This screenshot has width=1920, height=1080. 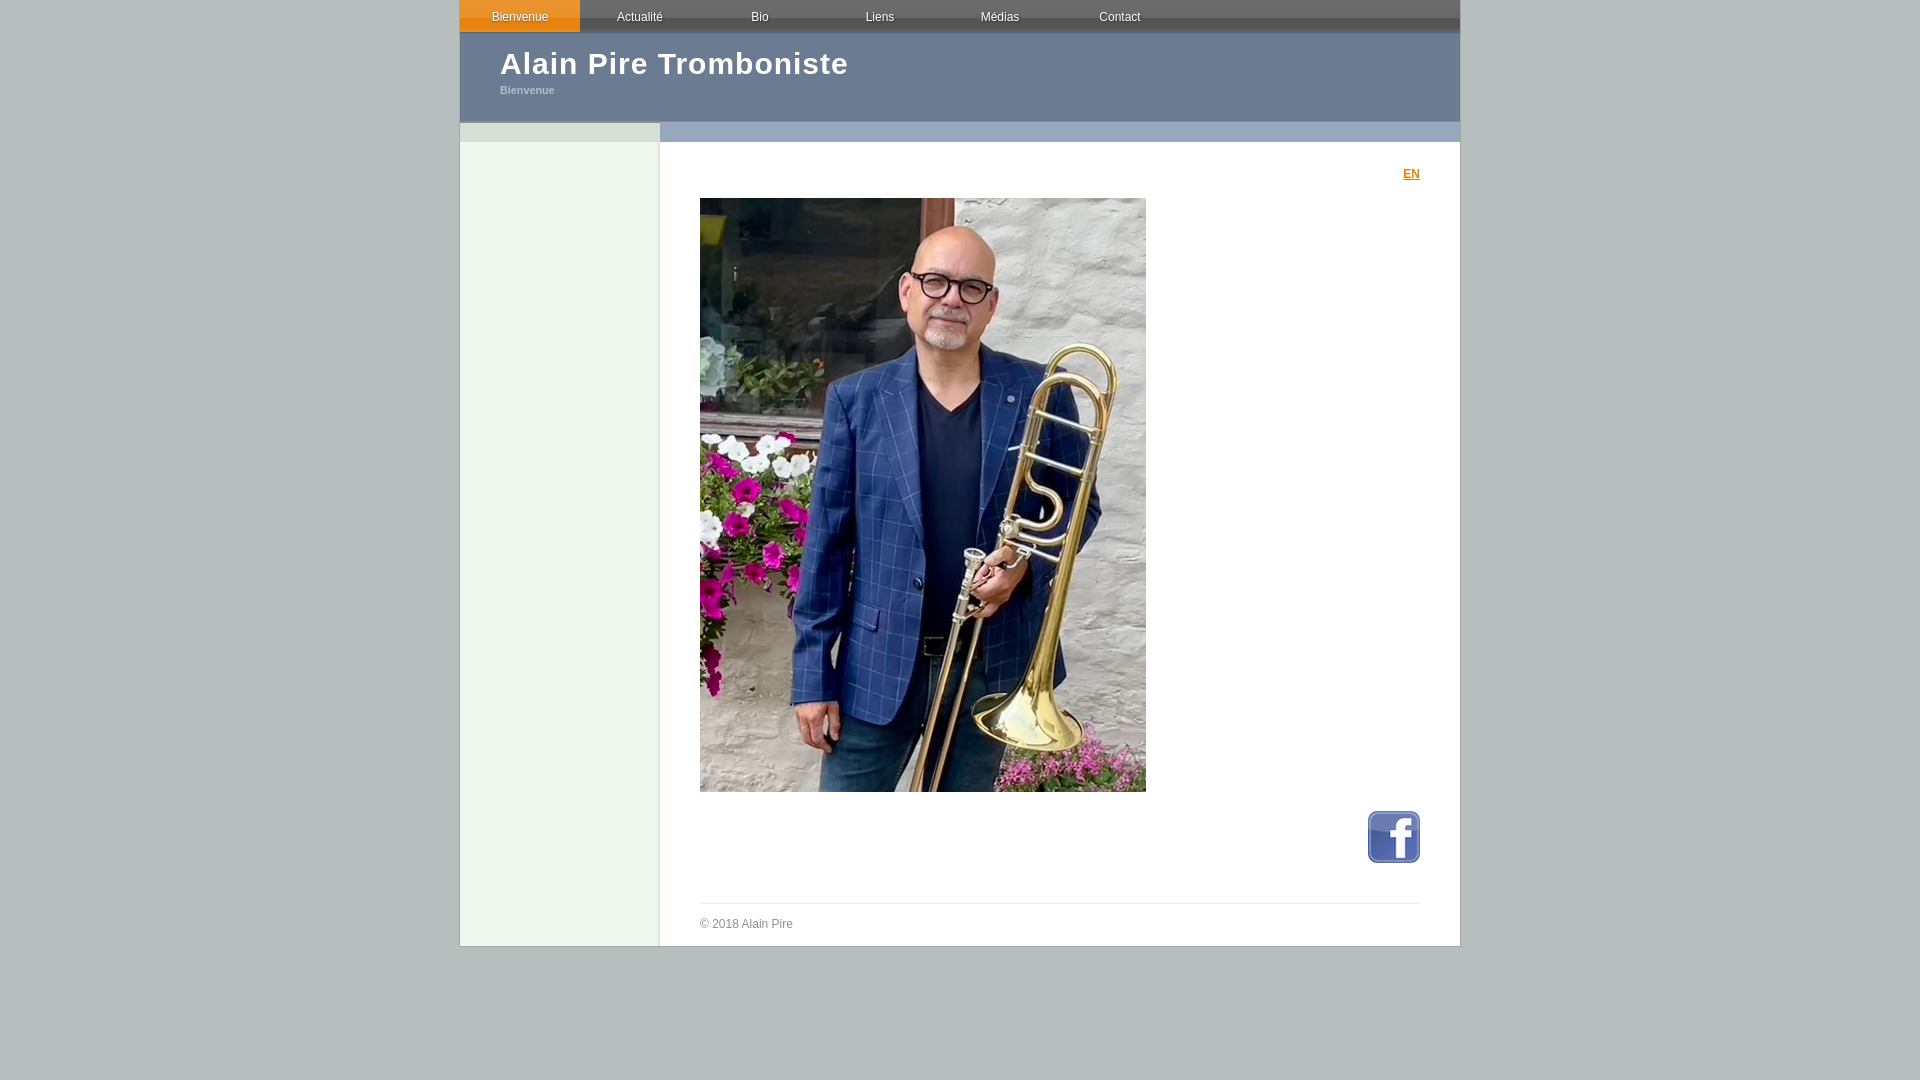 What do you see at coordinates (519, 16) in the screenshot?
I see `'Bienvenue'` at bounding box center [519, 16].